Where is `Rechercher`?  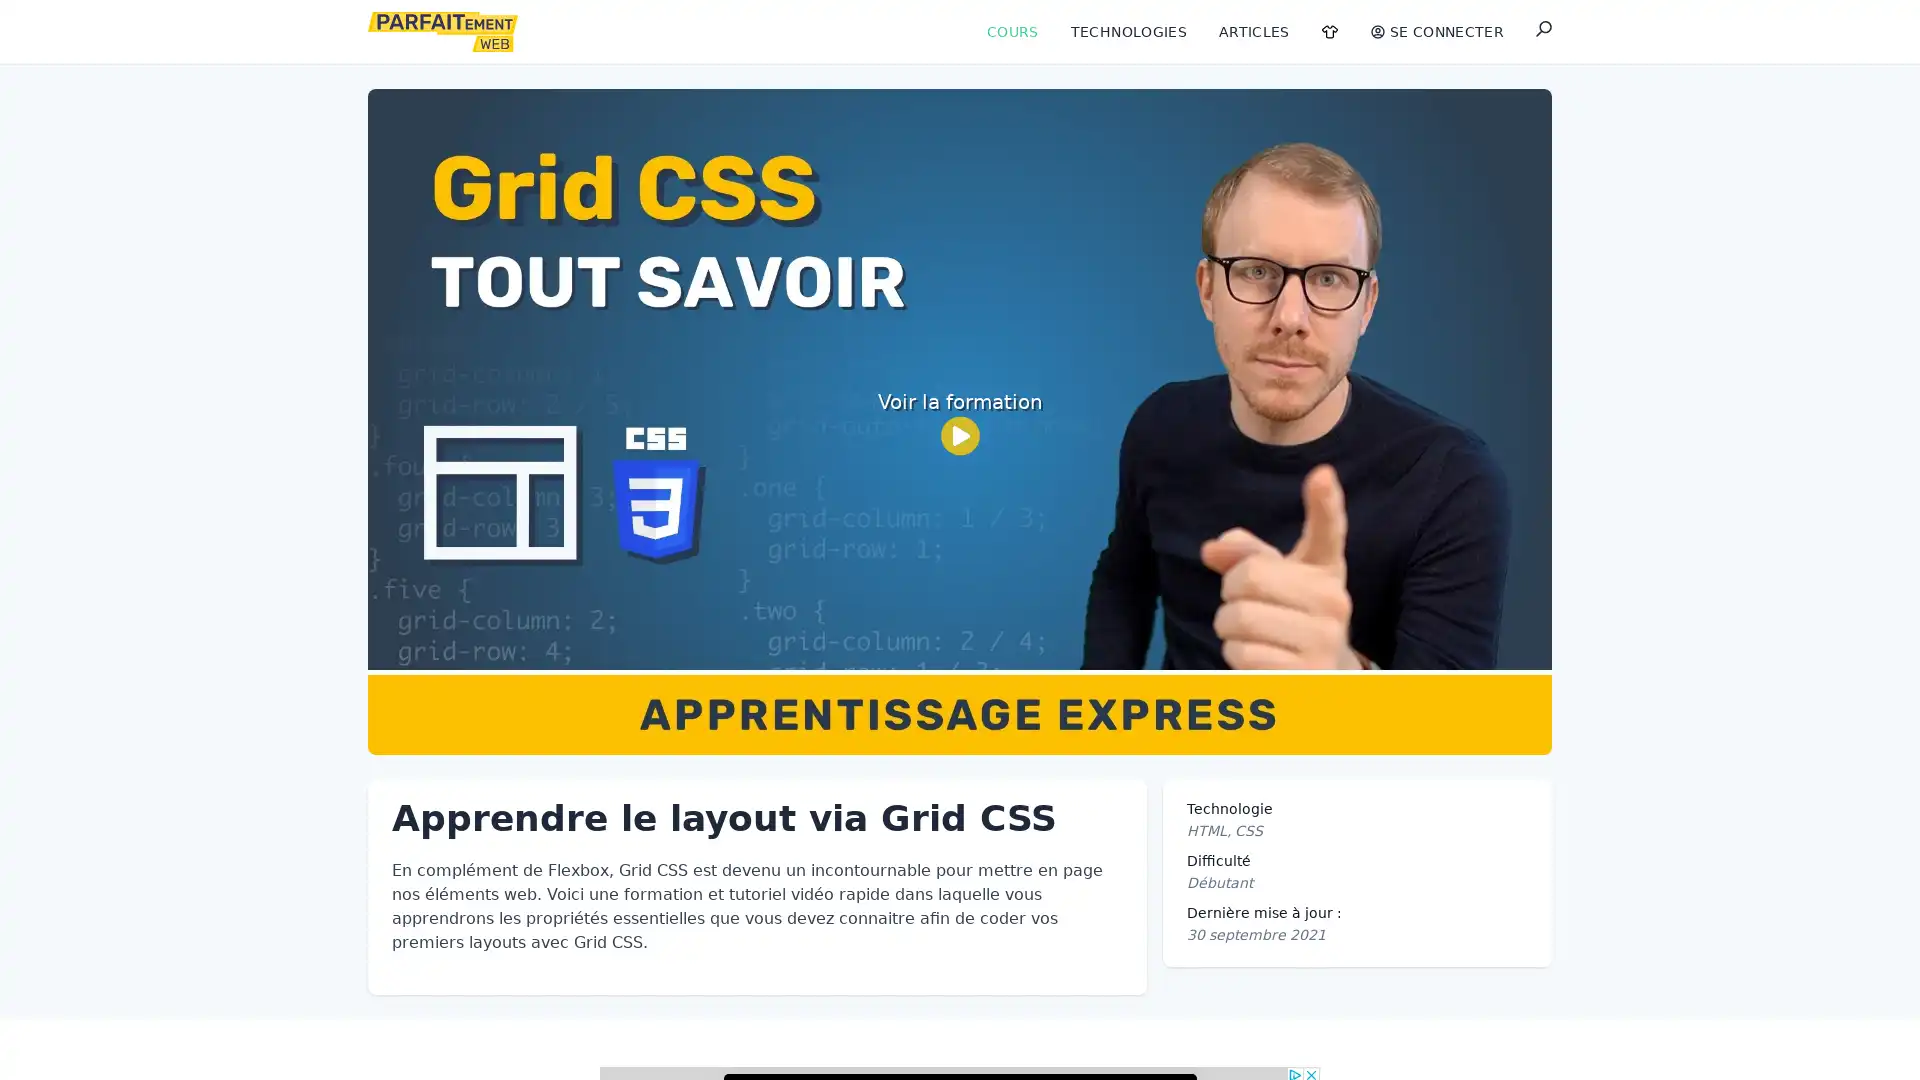
Rechercher is located at coordinates (1543, 27).